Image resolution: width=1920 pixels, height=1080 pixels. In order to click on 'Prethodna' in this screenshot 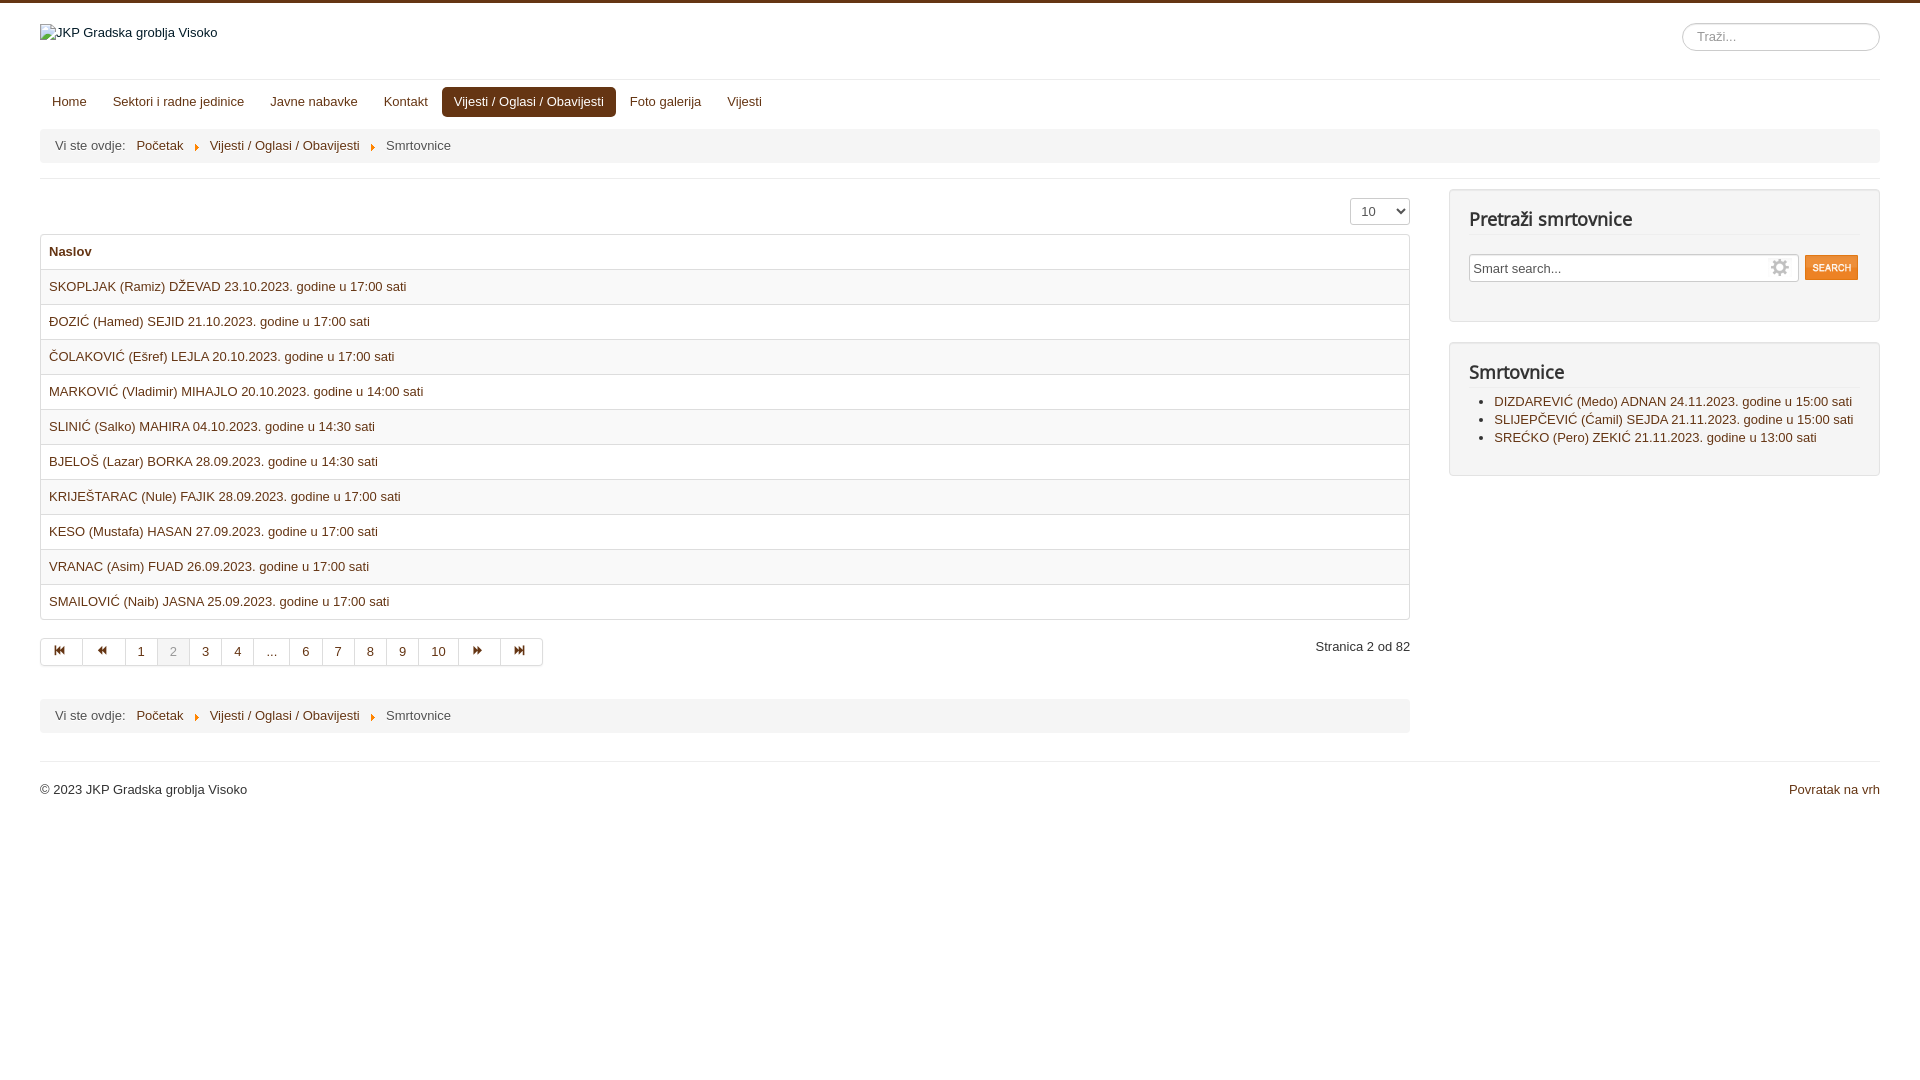, I will do `click(103, 651)`.